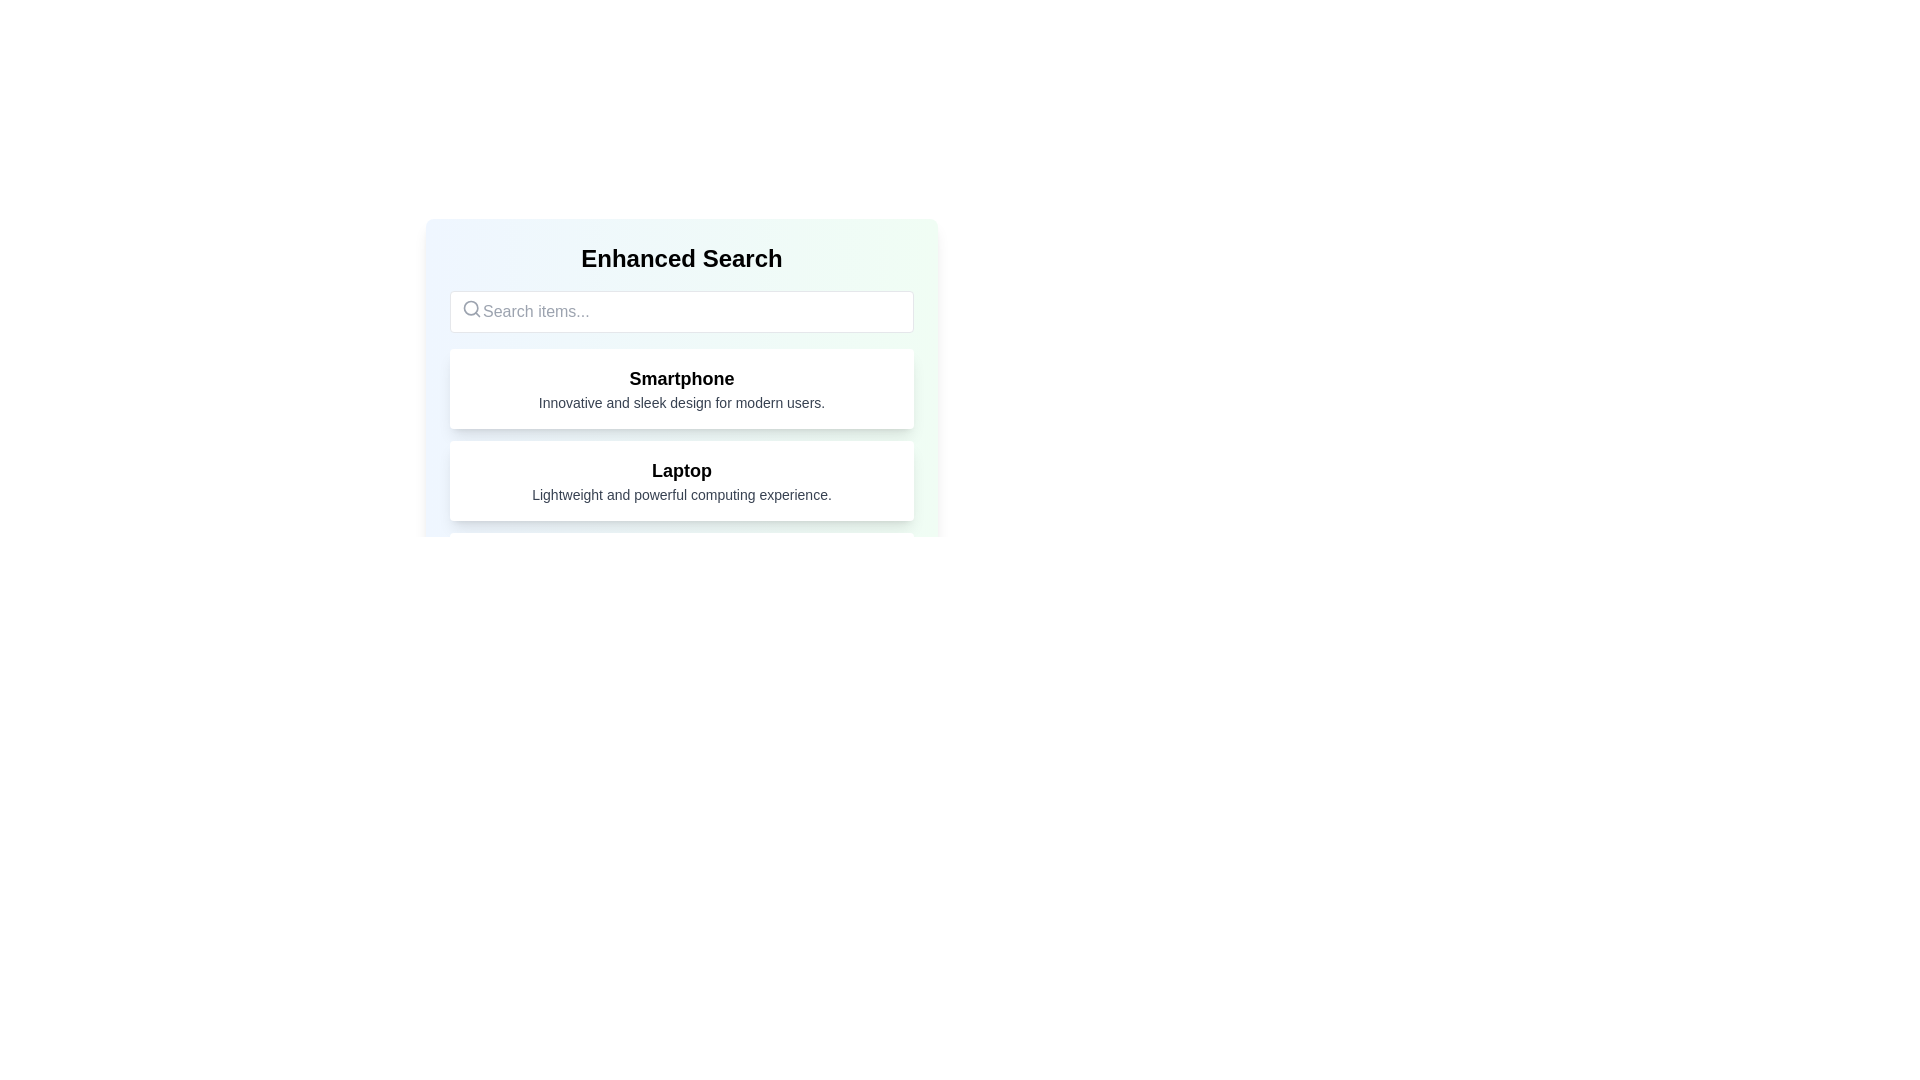 The image size is (1920, 1080). I want to click on the search input bar located below the 'Enhanced Search' title to focus on it, so click(681, 312).